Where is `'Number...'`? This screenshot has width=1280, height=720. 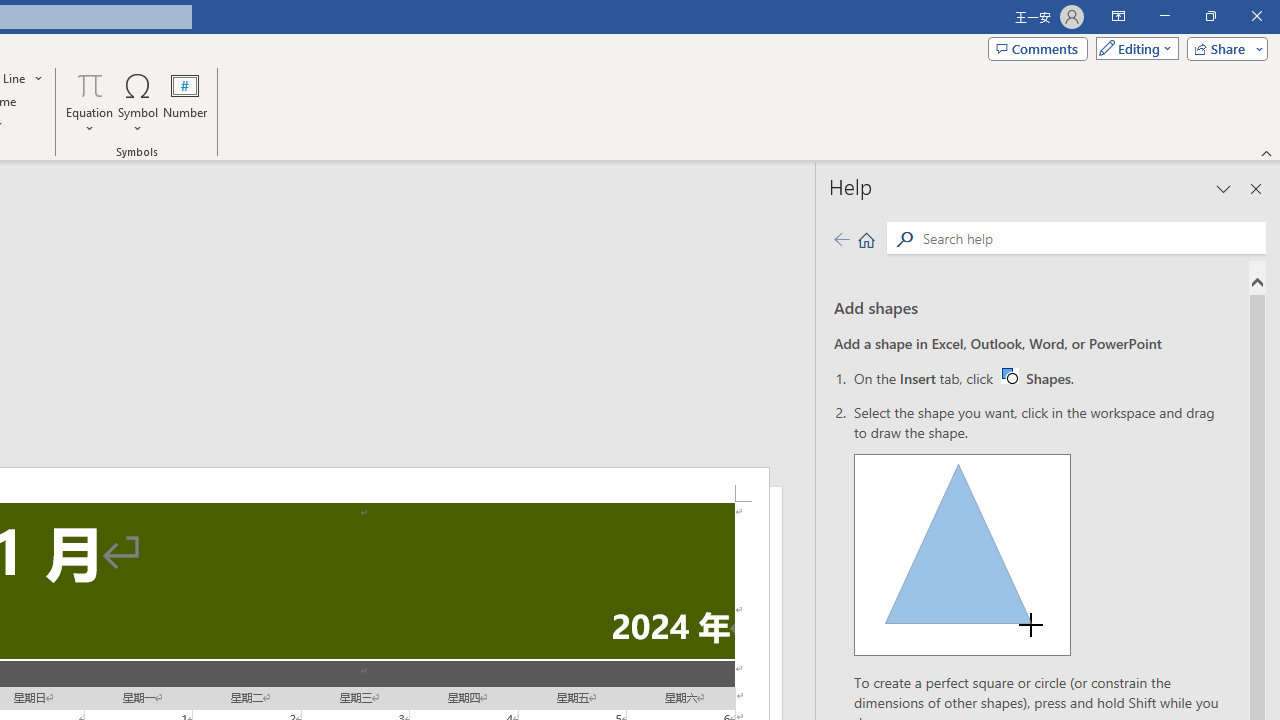 'Number...' is located at coordinates (185, 103).